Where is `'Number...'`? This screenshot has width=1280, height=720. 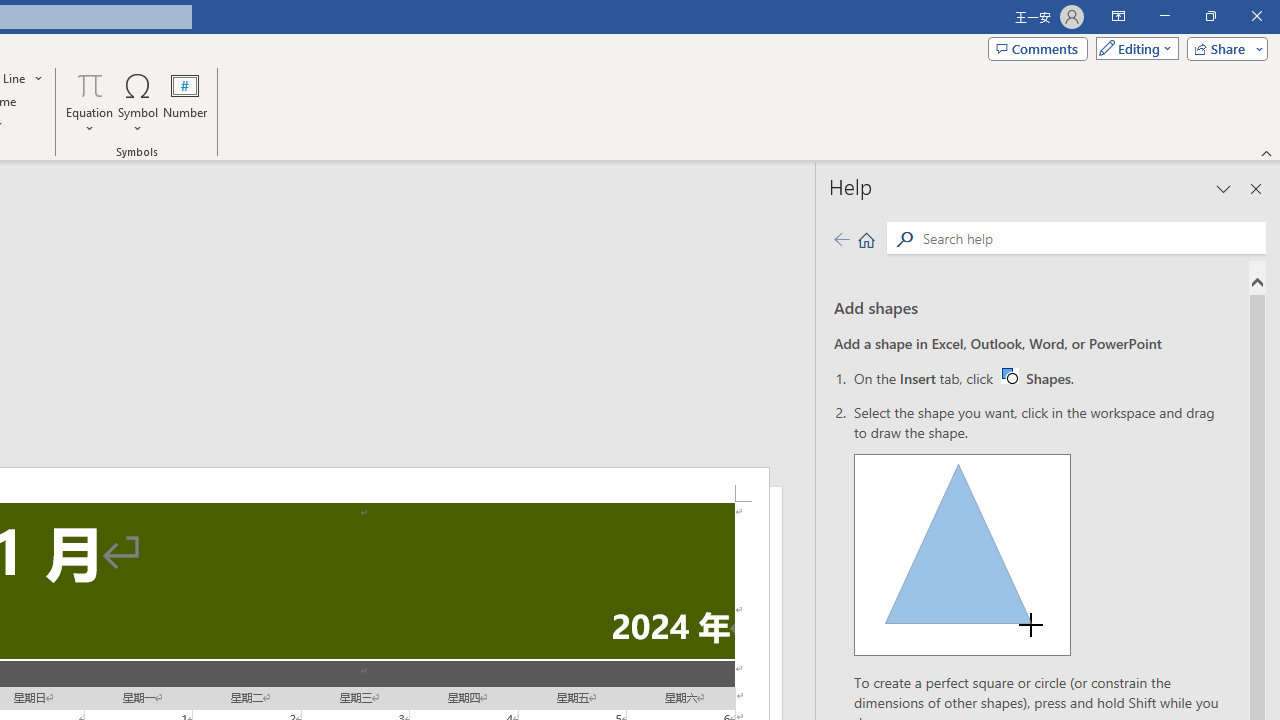 'Number...' is located at coordinates (185, 103).